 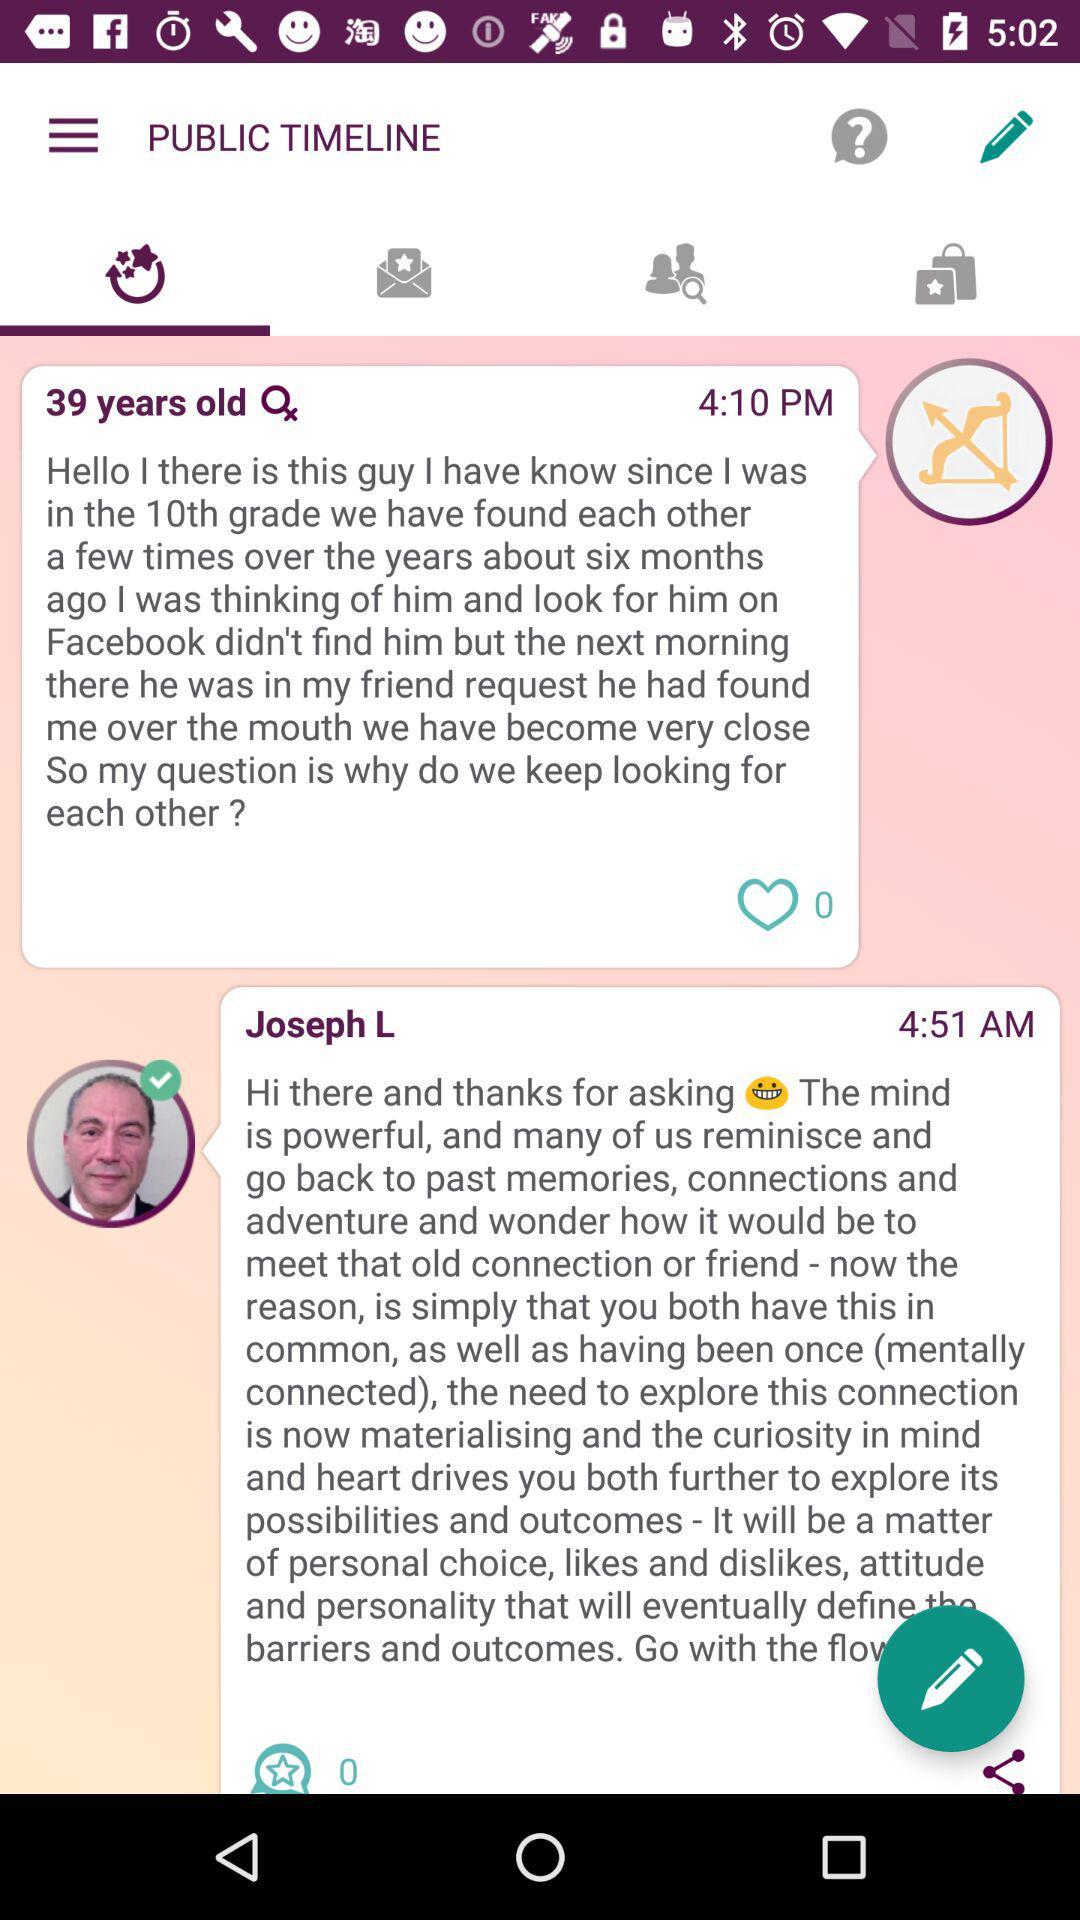 What do you see at coordinates (967, 440) in the screenshot?
I see `profile` at bounding box center [967, 440].